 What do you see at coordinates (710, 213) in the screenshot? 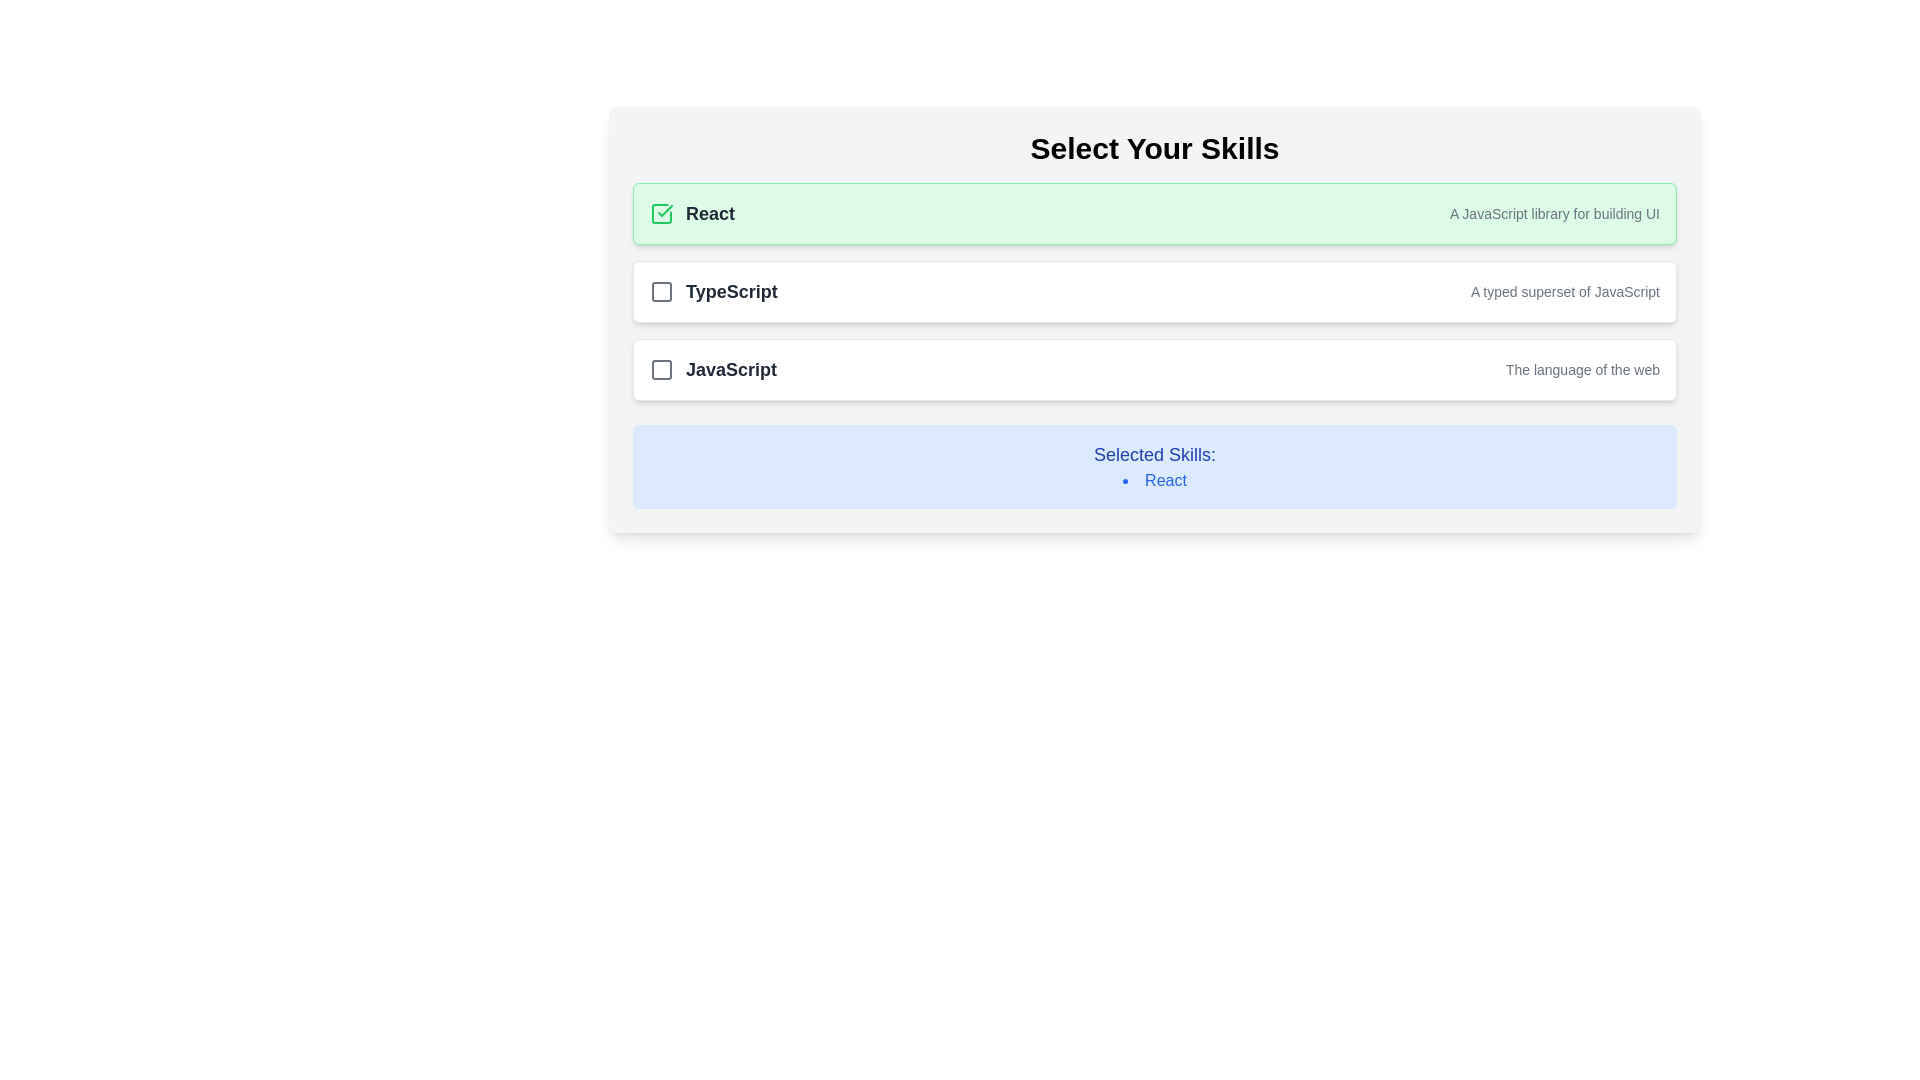
I see `the text label representing the 'React' skill in the skill-selection card, which is positioned to the right of a checkmark icon` at bounding box center [710, 213].